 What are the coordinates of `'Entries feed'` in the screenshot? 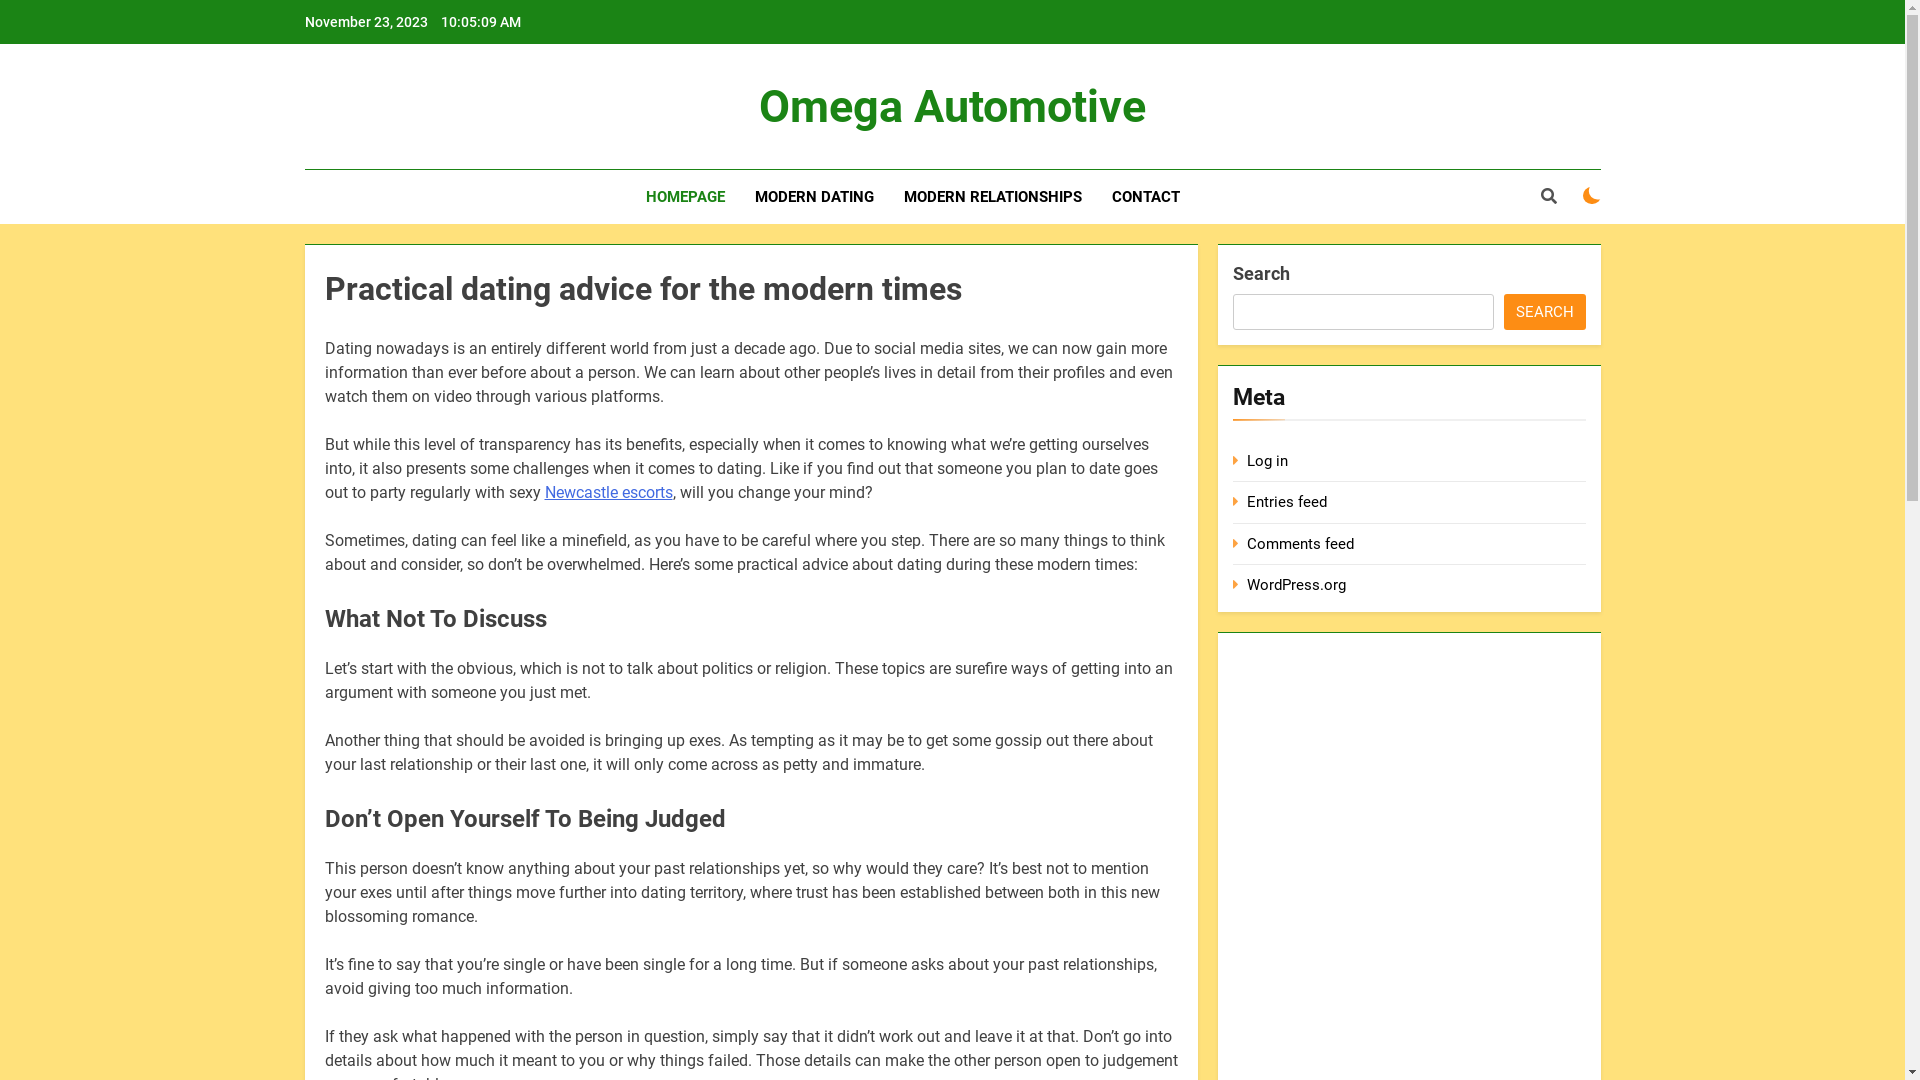 It's located at (1246, 500).